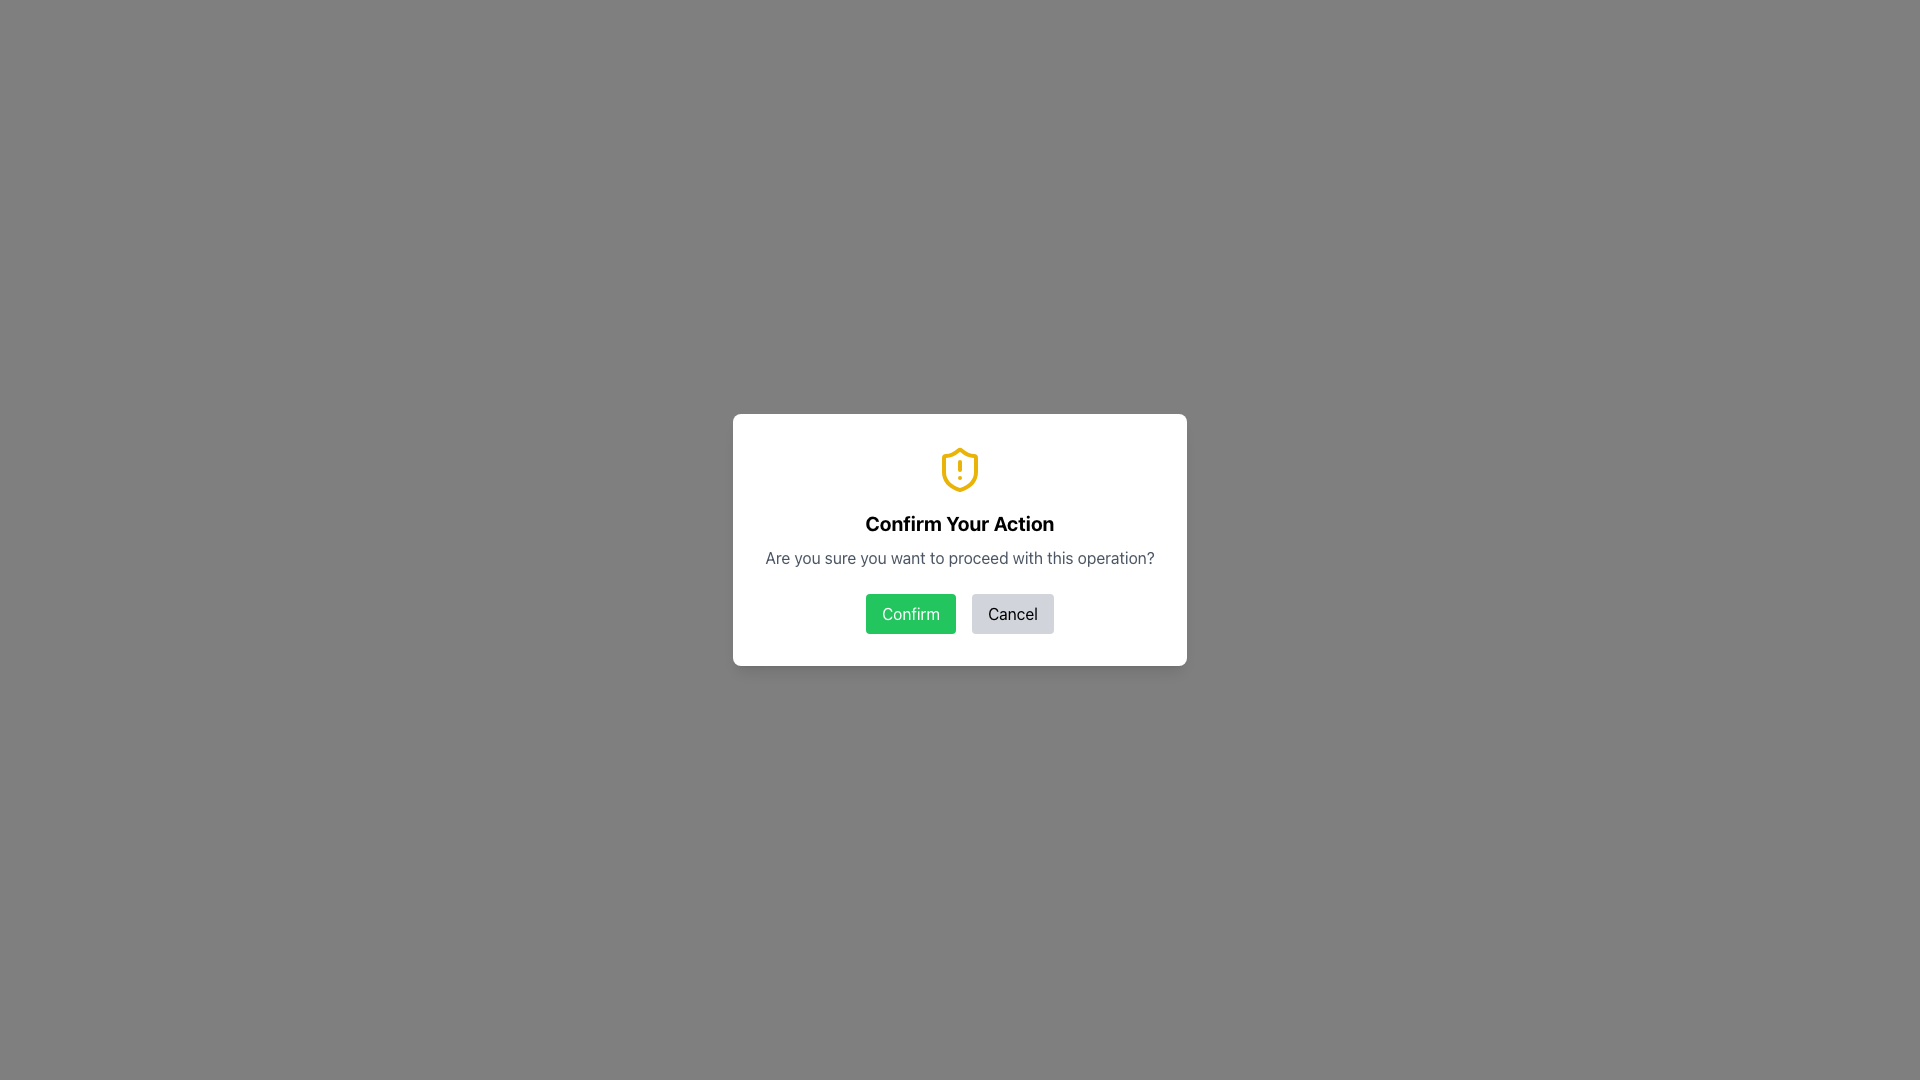 The height and width of the screenshot is (1080, 1920). What do you see at coordinates (960, 558) in the screenshot?
I see `the static text element displaying the message 'Are you sure you want to proceed with this operation?' which is located centrally below the title 'Confirm Your Action' in the modal dialog box` at bounding box center [960, 558].